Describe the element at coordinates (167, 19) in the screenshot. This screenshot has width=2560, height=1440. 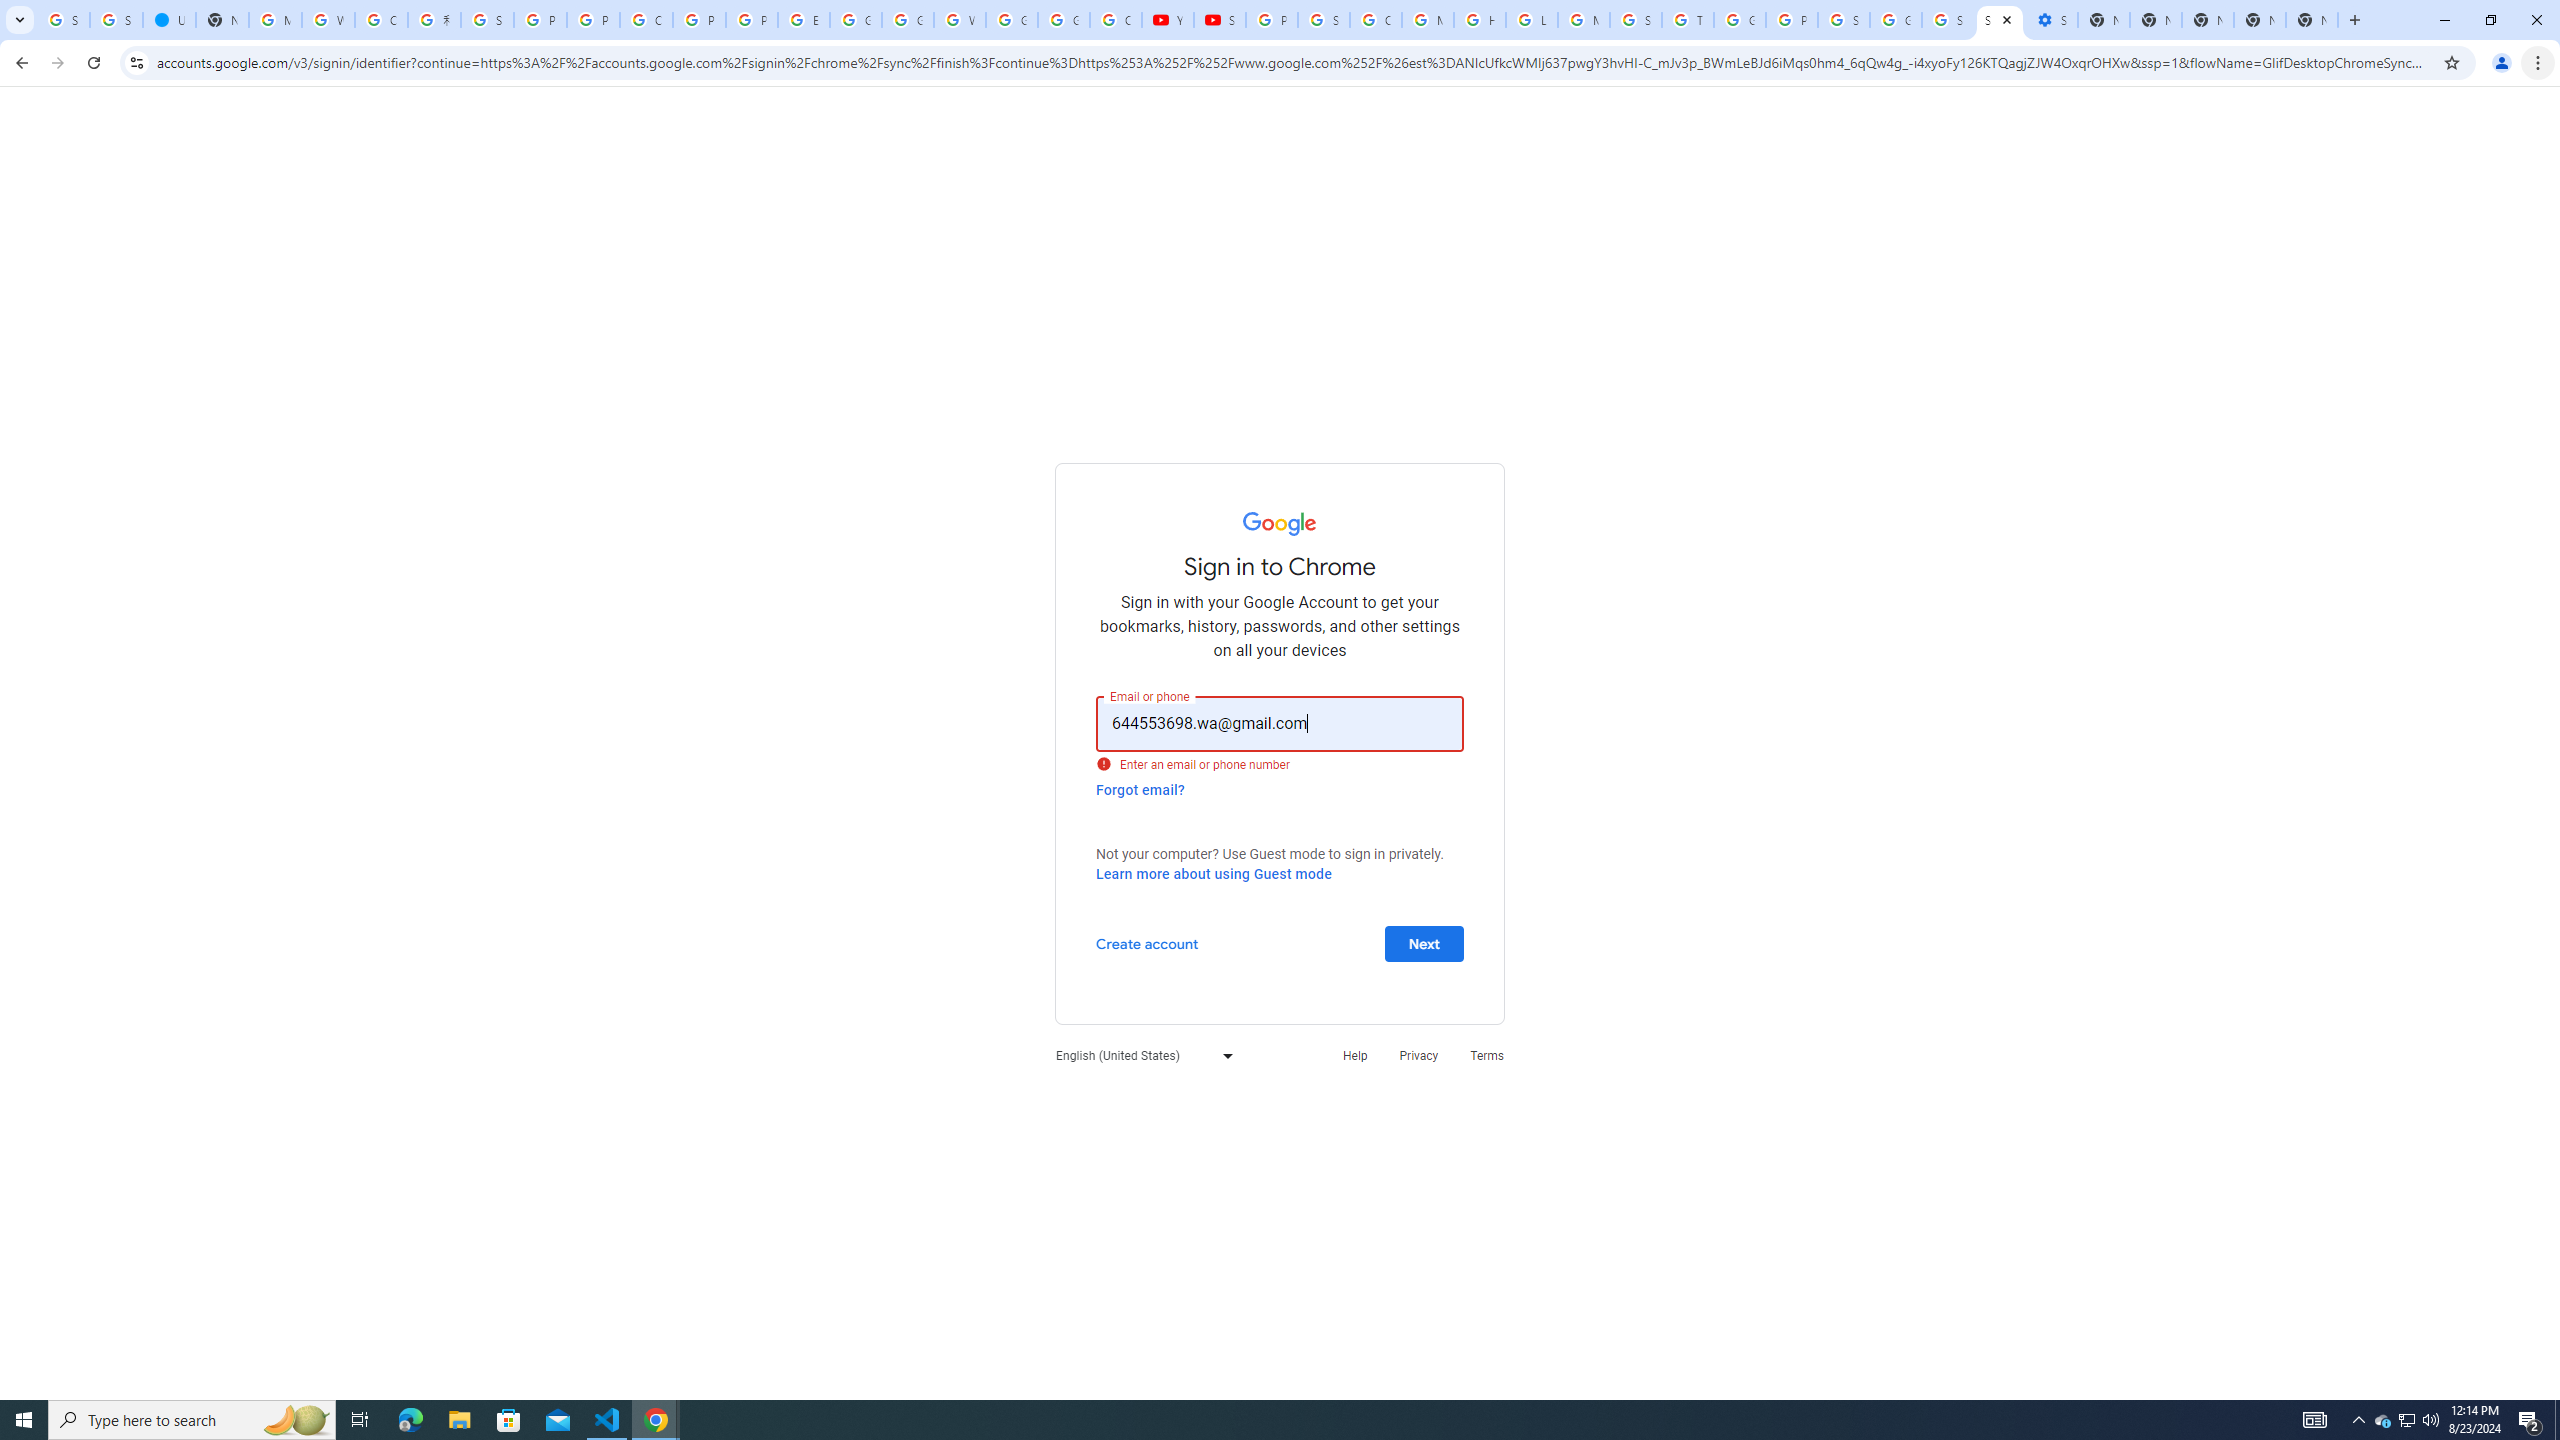
I see `'USA TODAY'` at that location.